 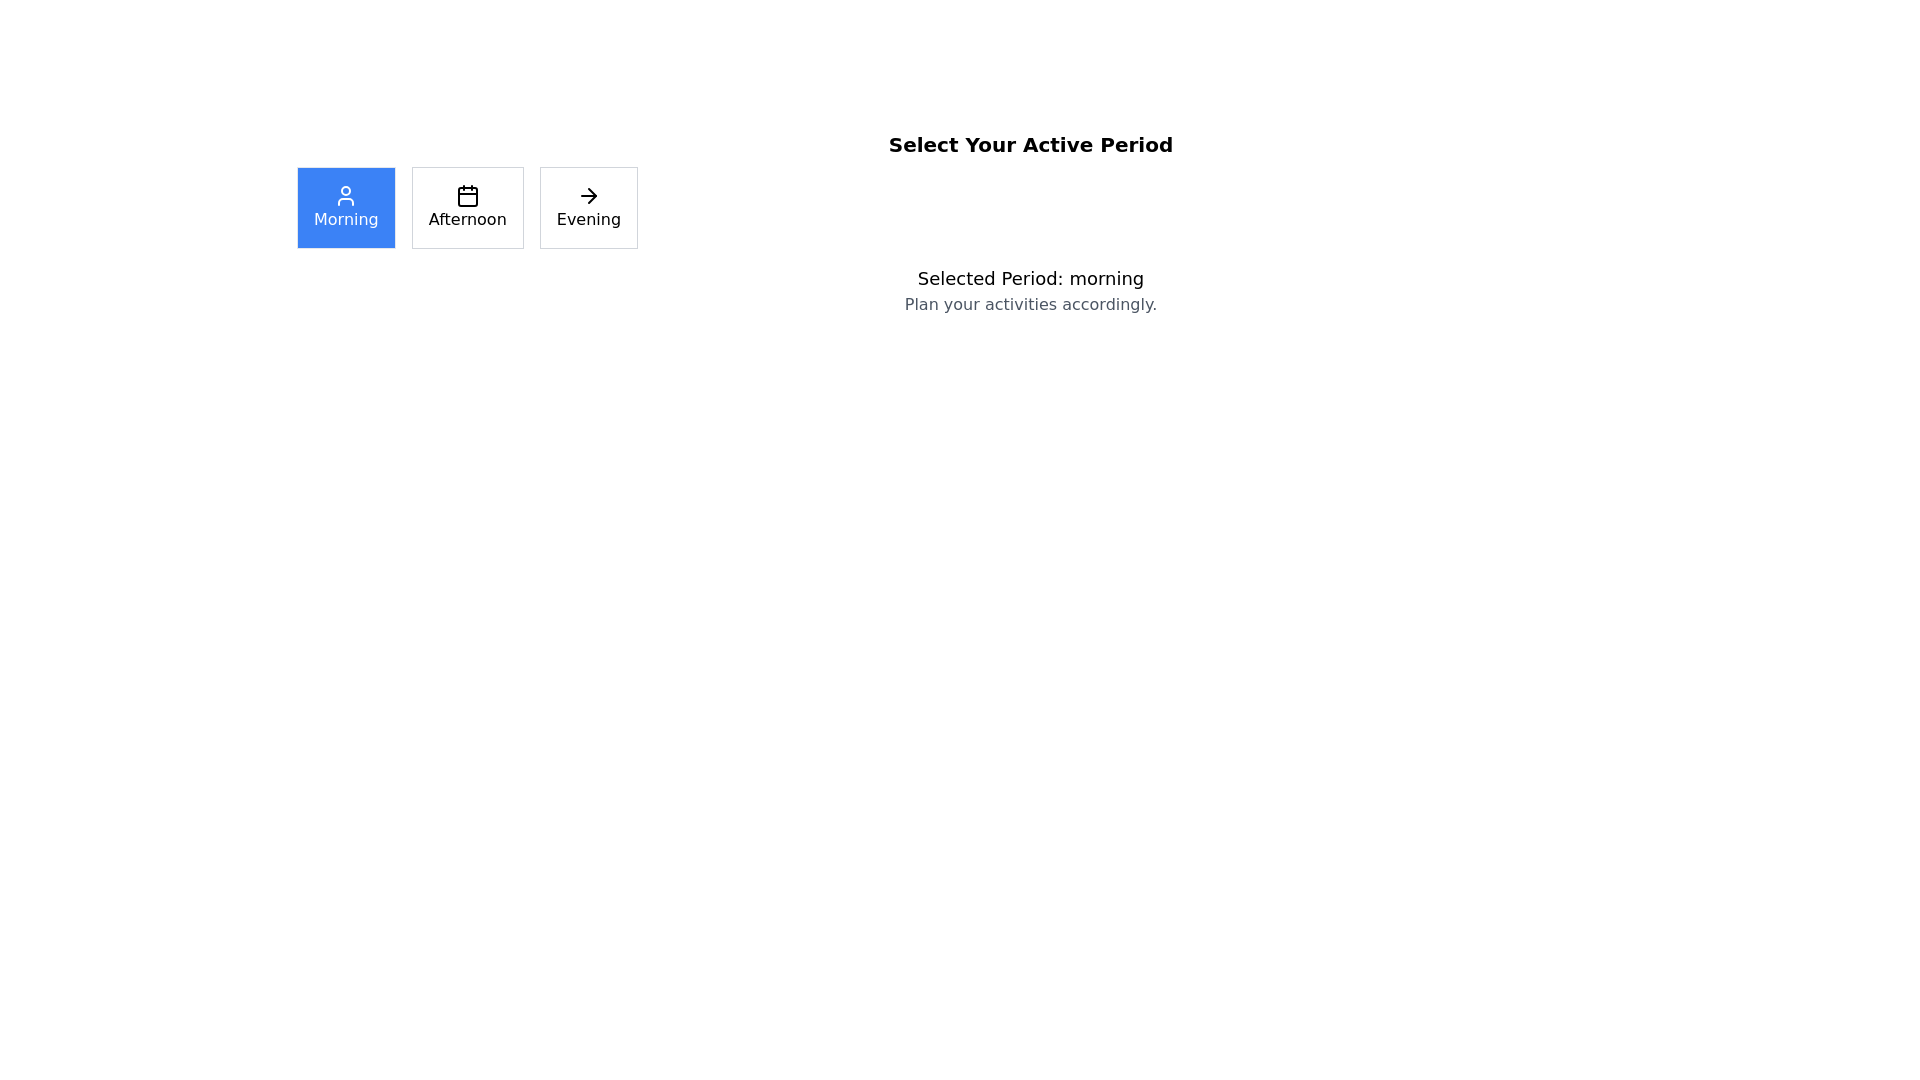 I want to click on the informational text displaying 'Selected Period: morning' and 'Plan your activities accordingly.' which is located beneath the selection options for 'Morning,' 'Afternoon,' and 'Evening', so click(x=1031, y=290).